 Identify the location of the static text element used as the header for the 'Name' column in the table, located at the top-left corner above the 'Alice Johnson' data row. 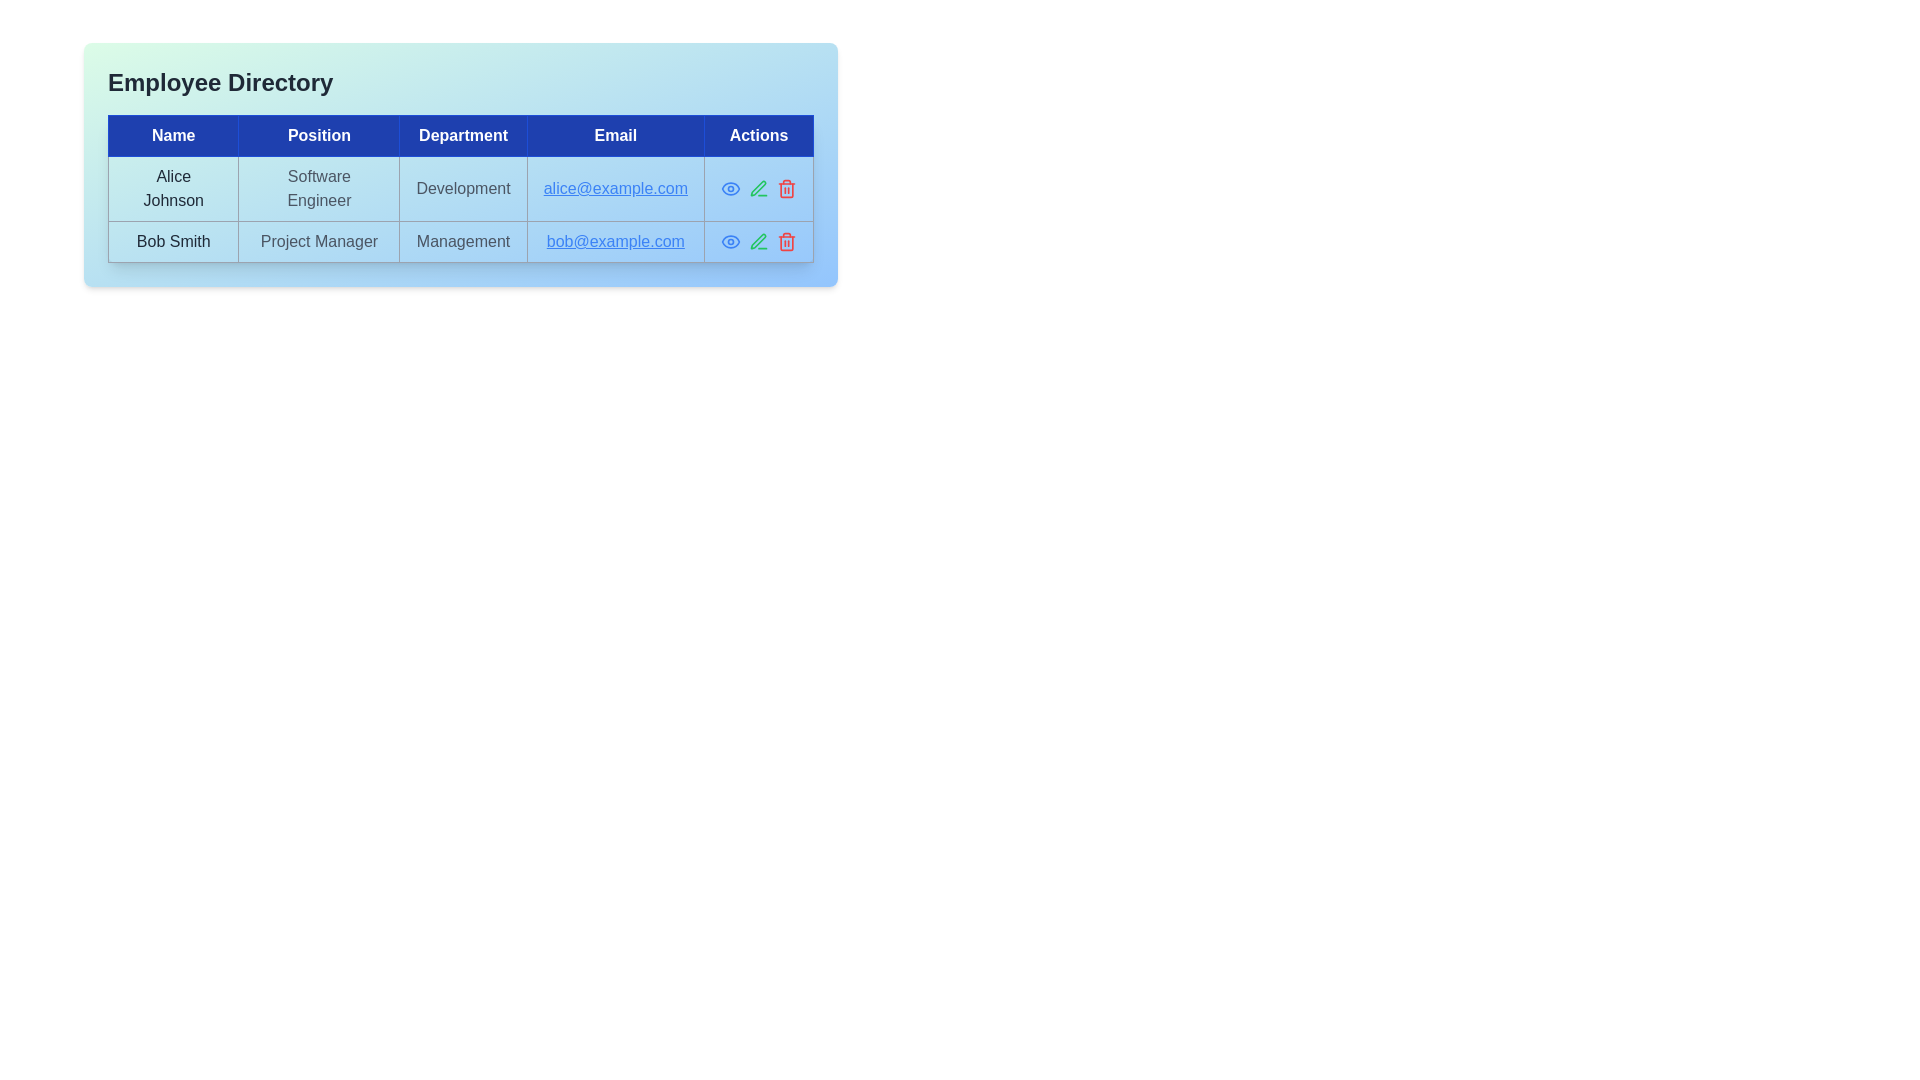
(173, 135).